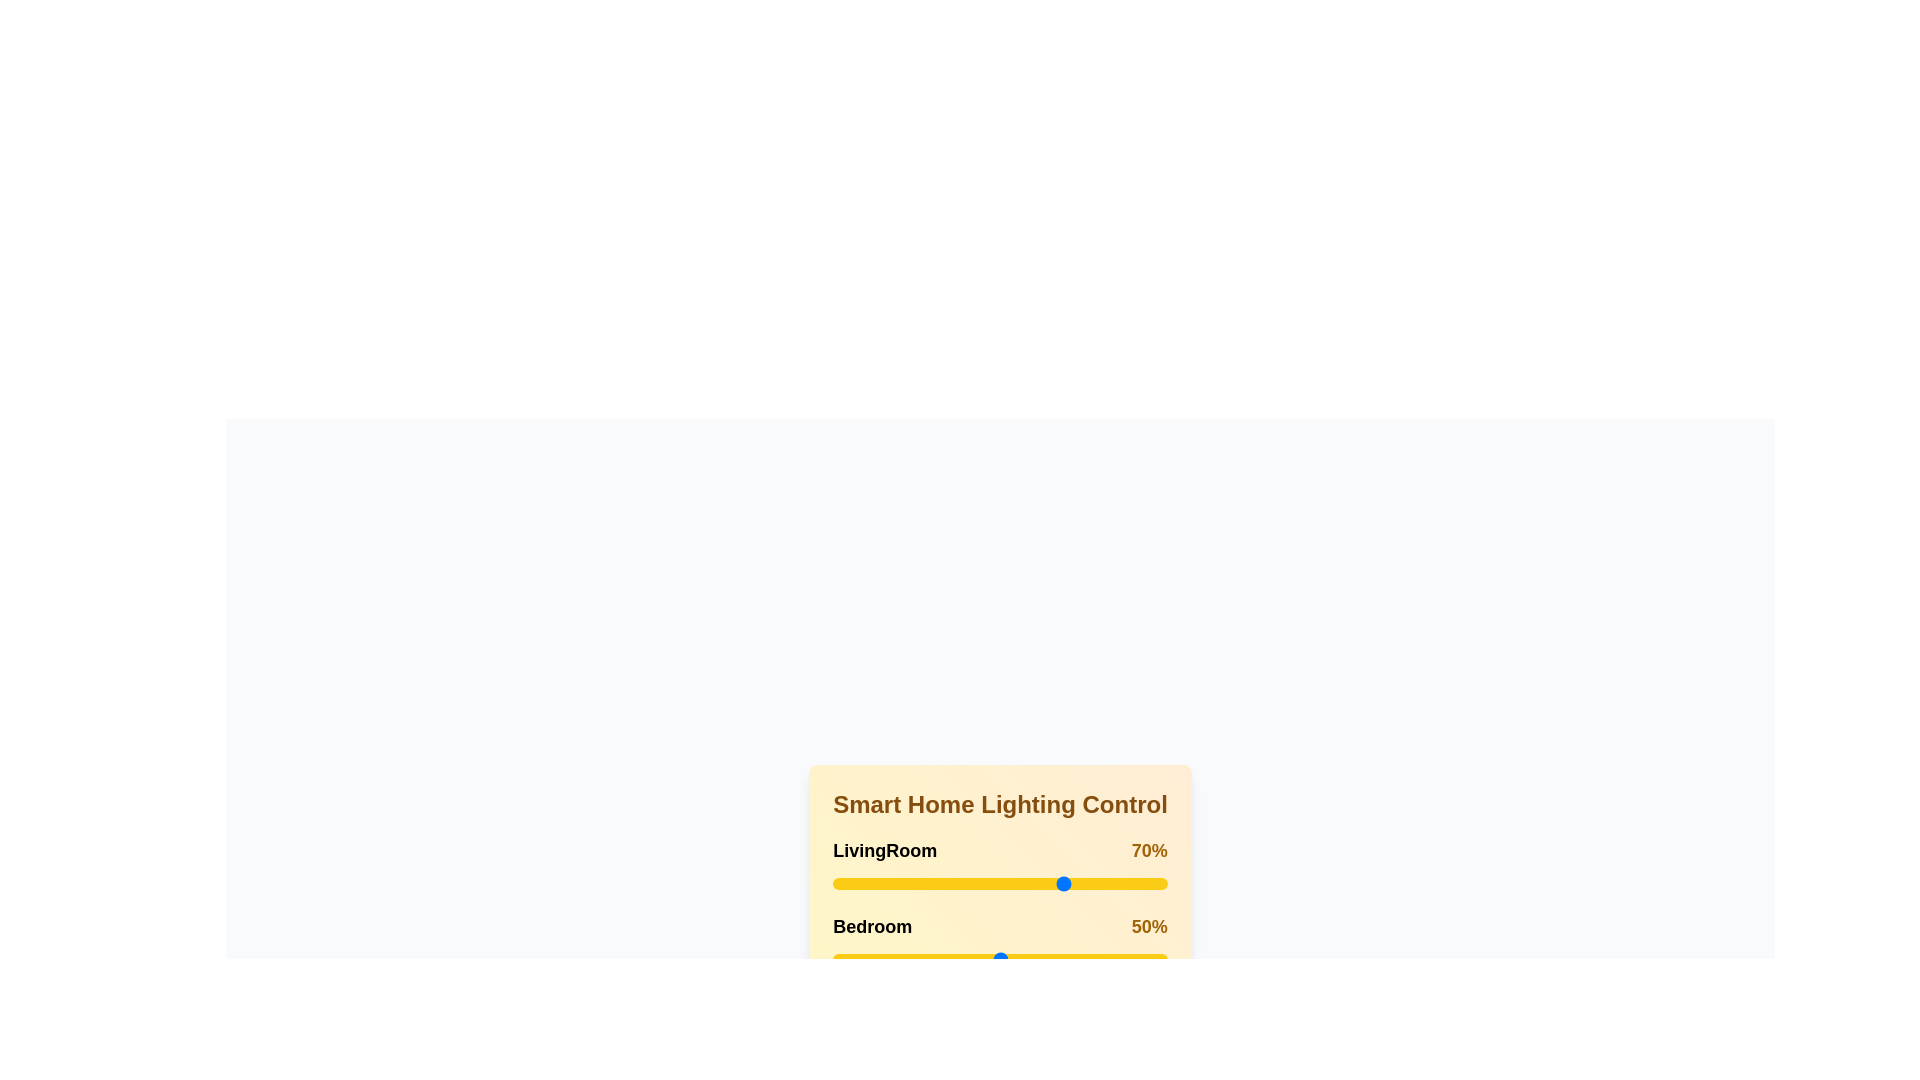 Image resolution: width=1920 pixels, height=1080 pixels. What do you see at coordinates (863, 882) in the screenshot?
I see `the lighting control value` at bounding box center [863, 882].